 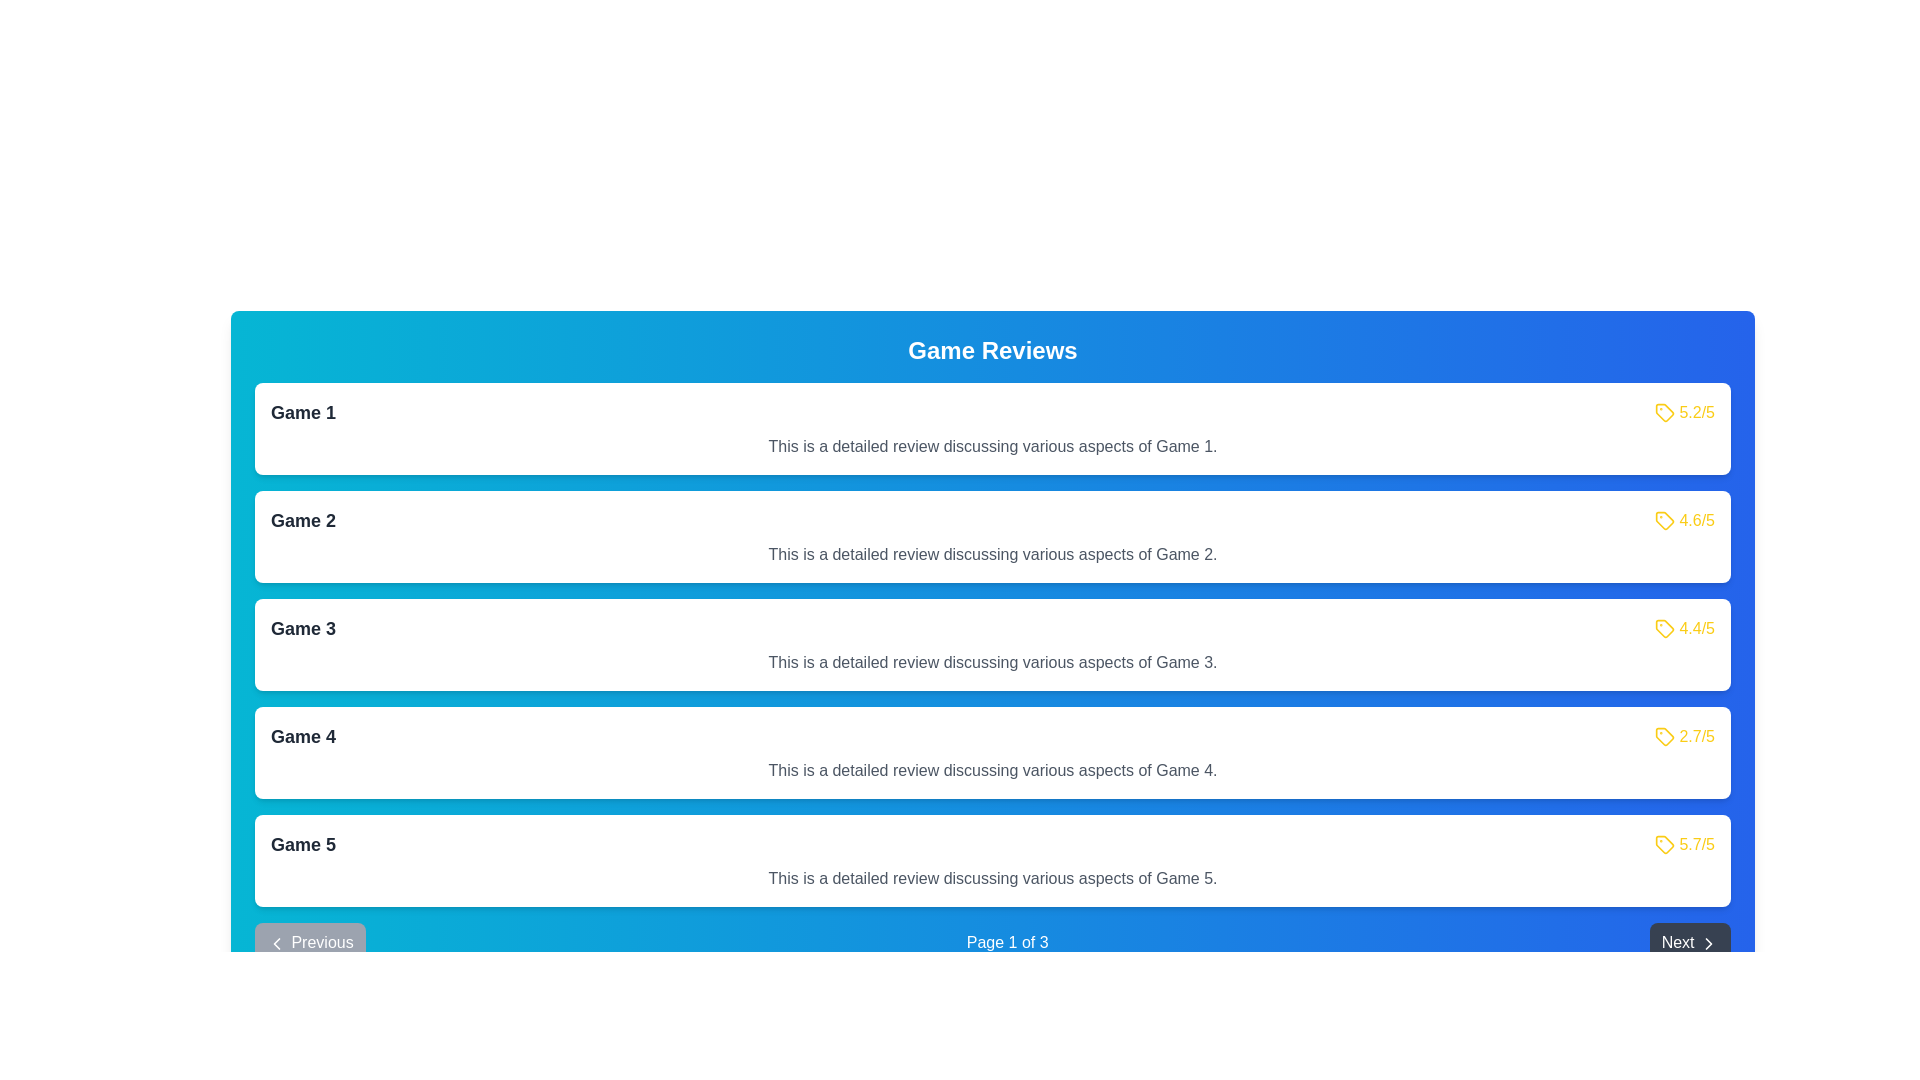 I want to click on the tag icon representing the rating system for Game 3 in the review list, which displays a rating of '4.4/5', so click(x=1665, y=627).